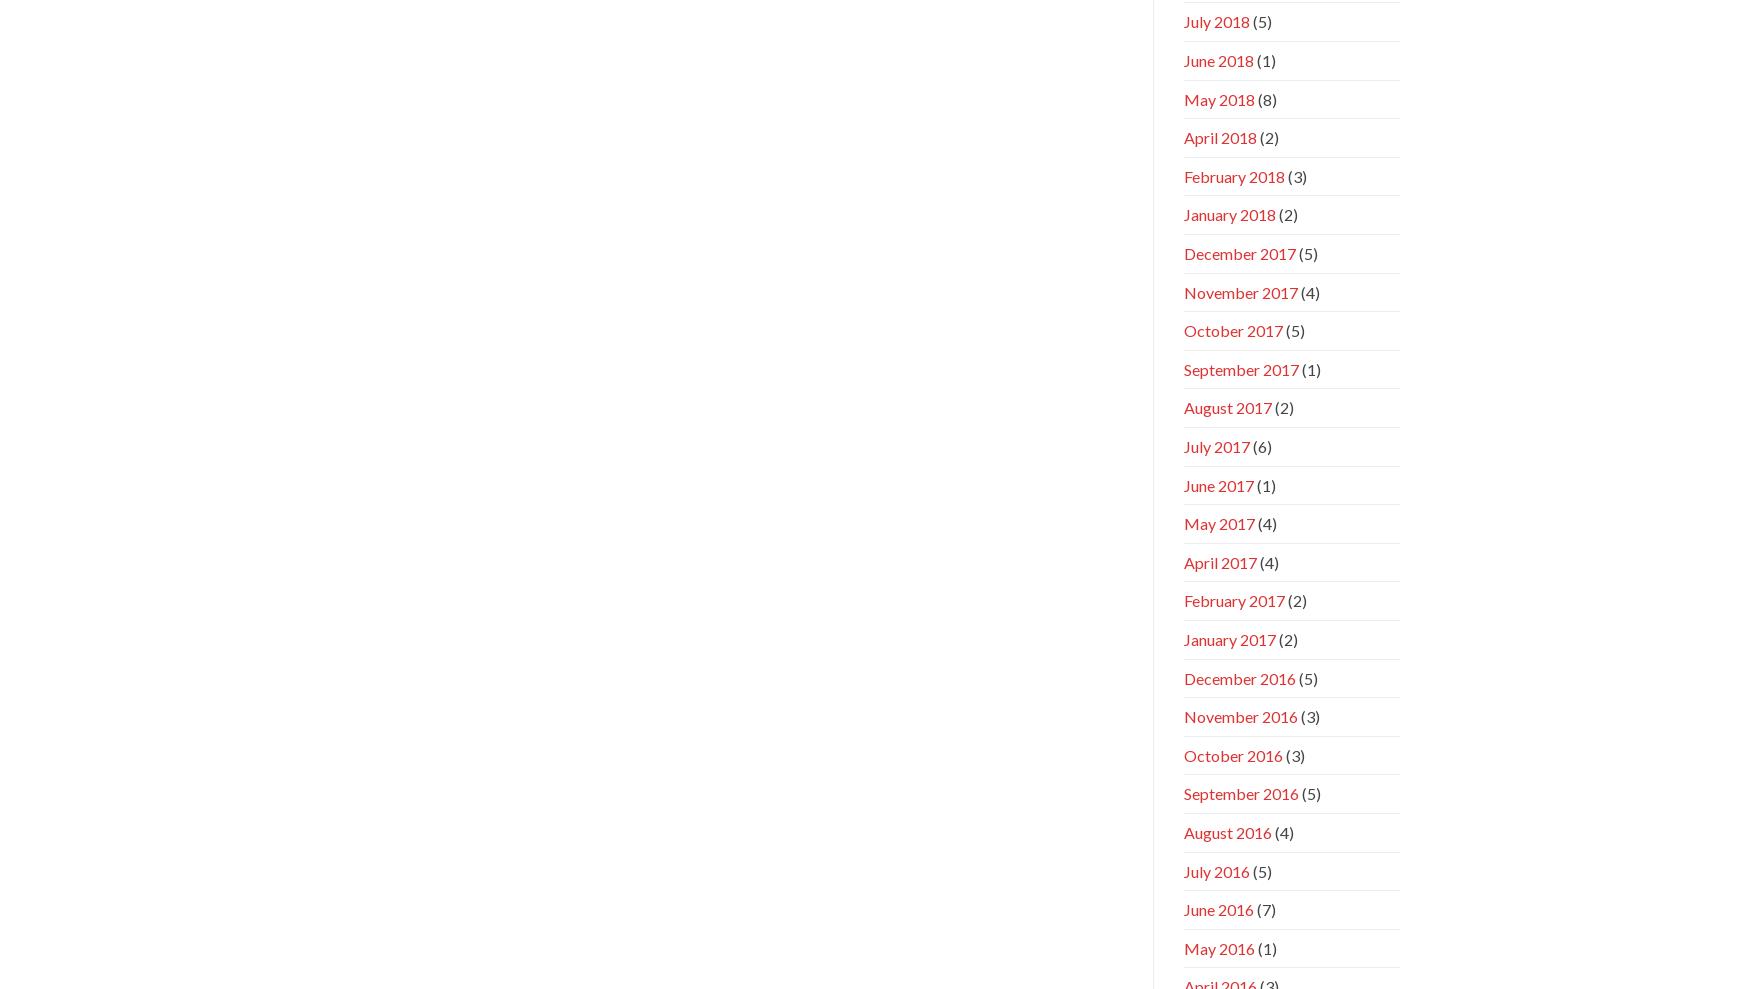  Describe the element at coordinates (1229, 214) in the screenshot. I see `'January 2018'` at that location.